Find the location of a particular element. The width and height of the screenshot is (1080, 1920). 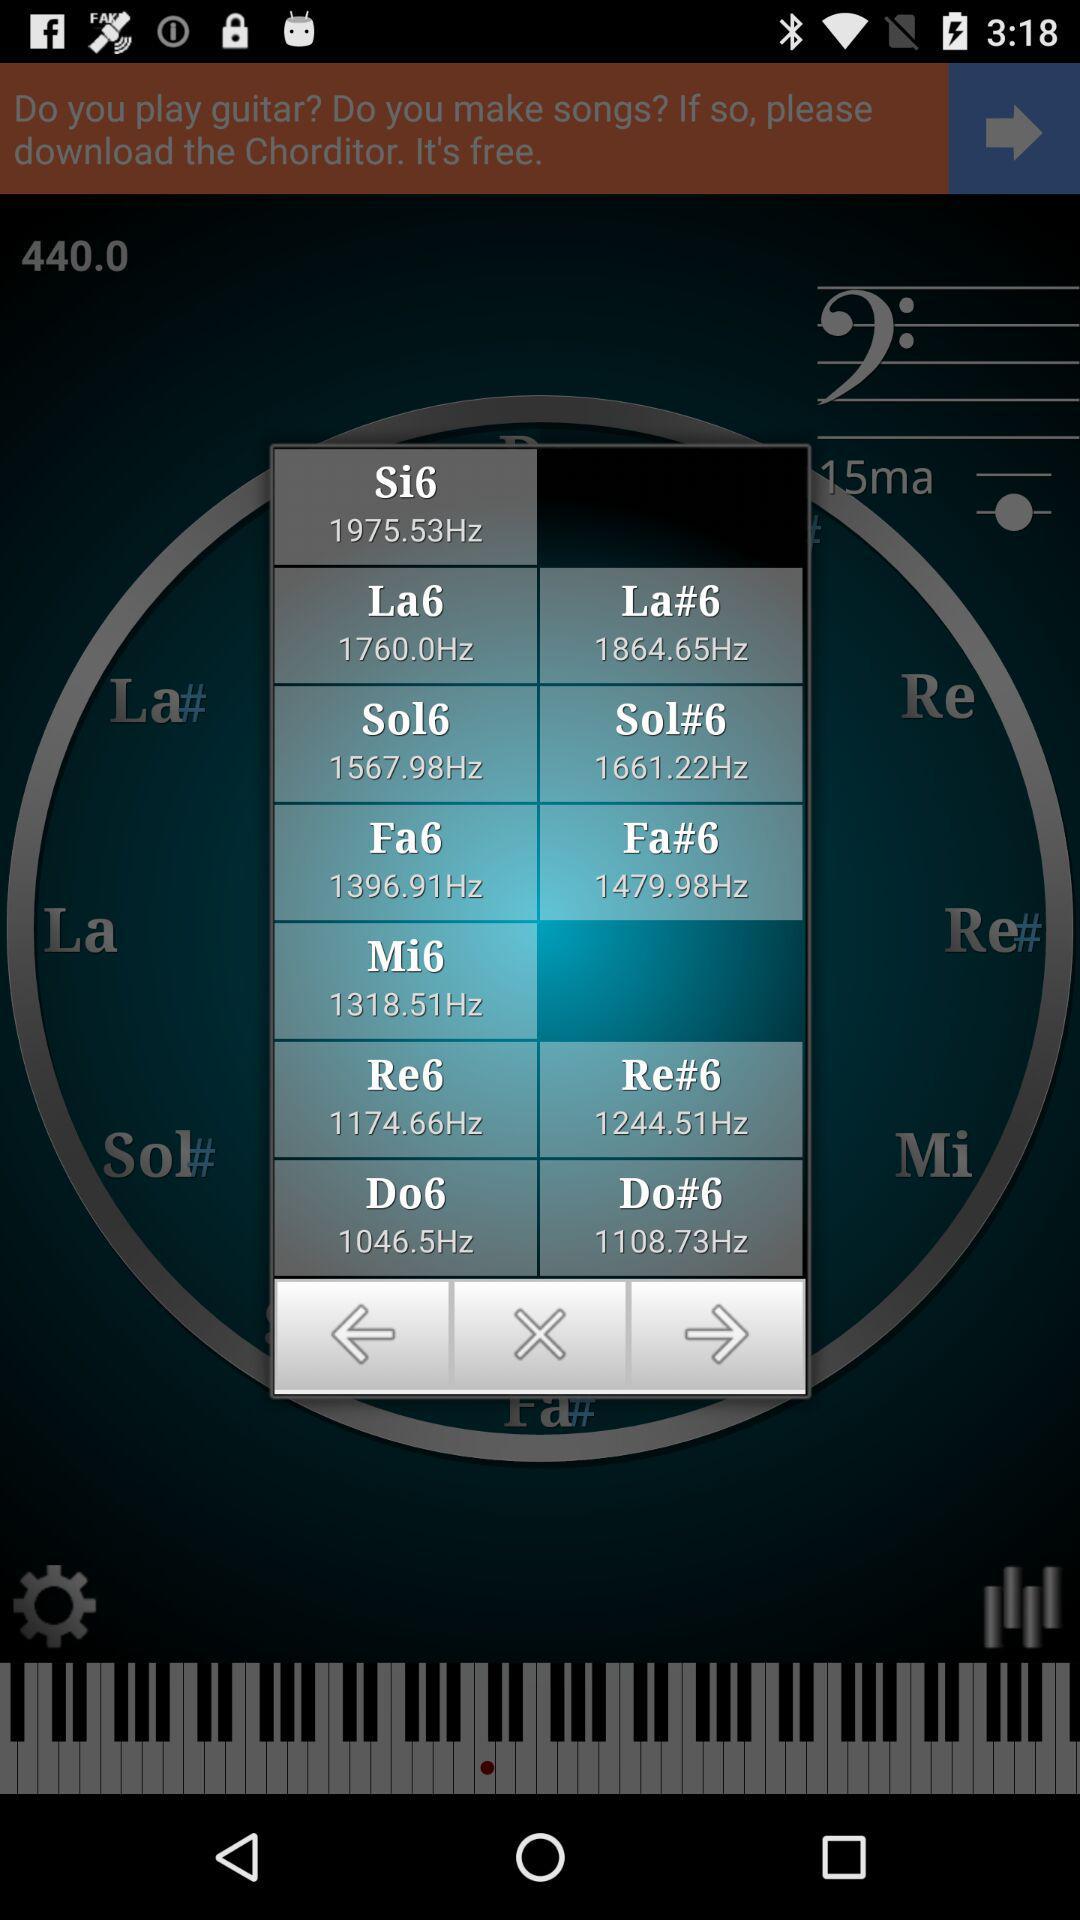

go back is located at coordinates (362, 1334).